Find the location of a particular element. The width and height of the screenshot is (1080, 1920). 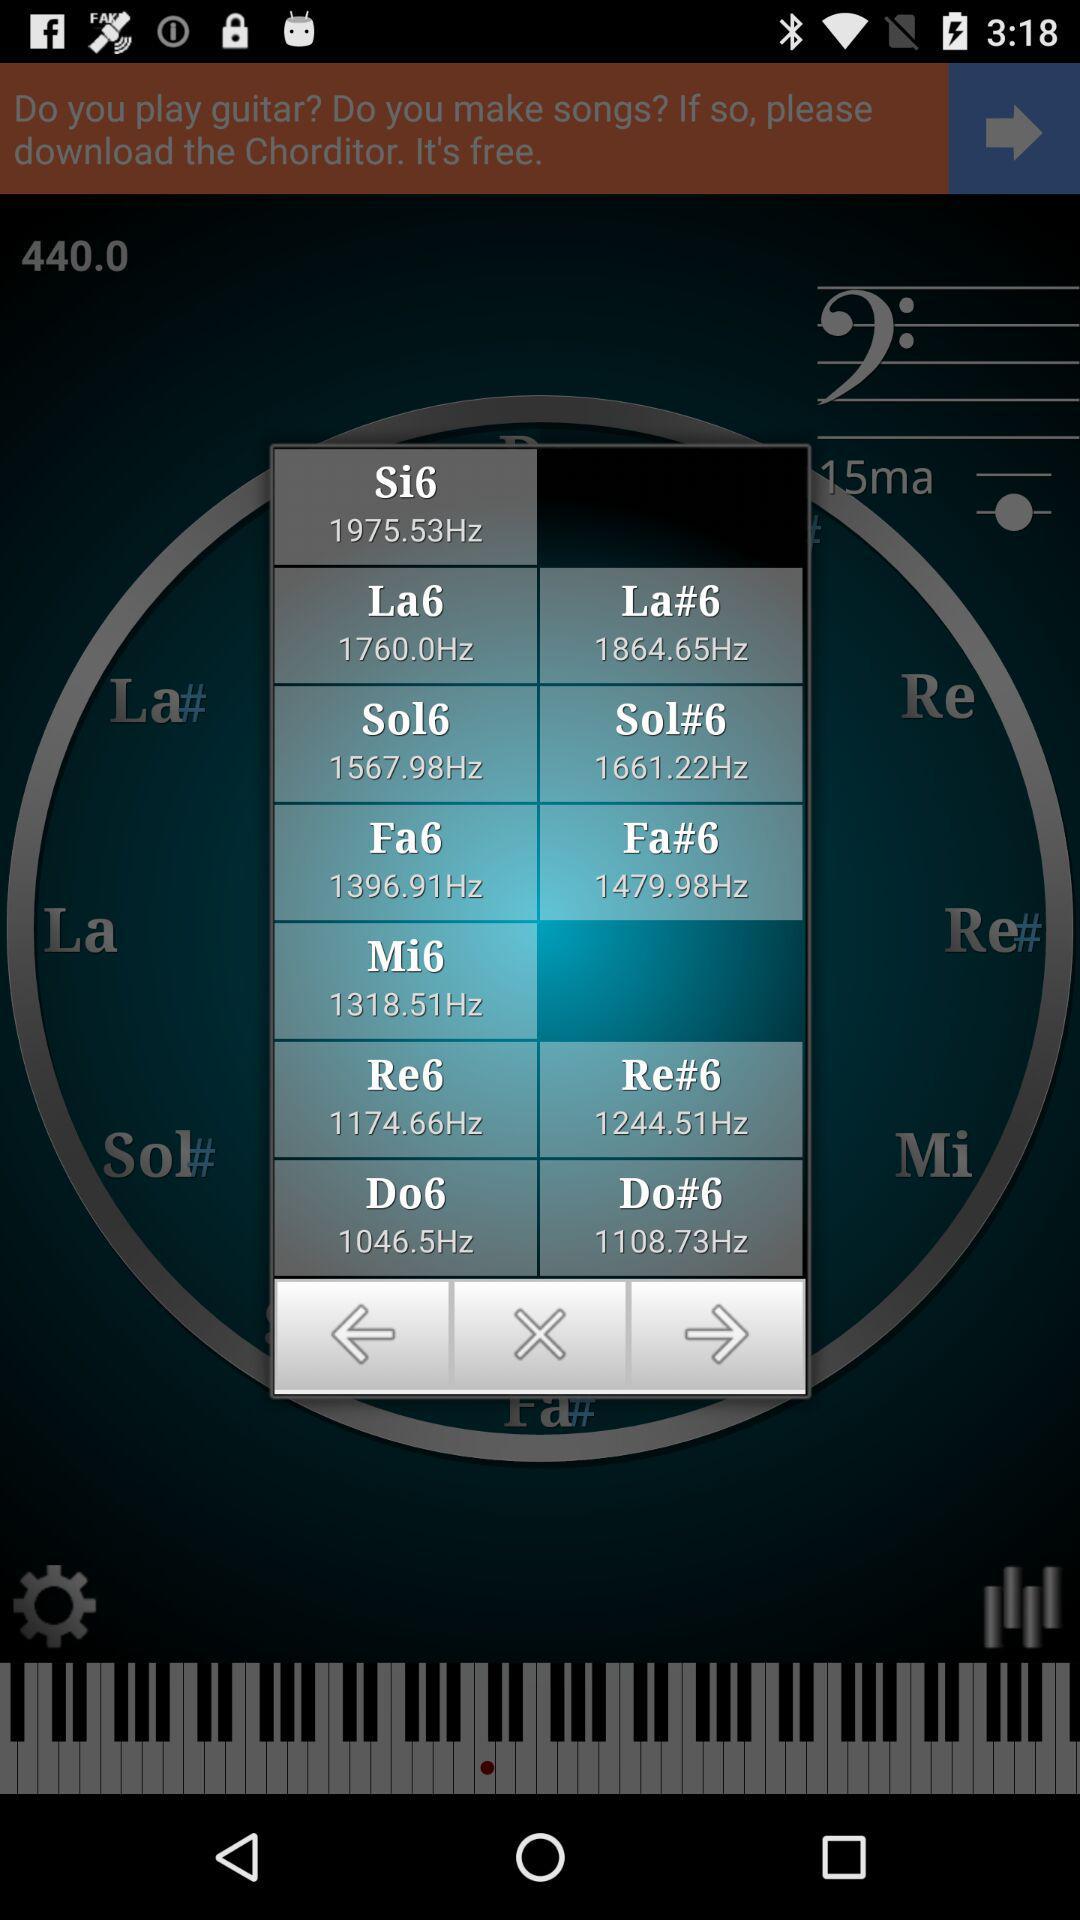

go back is located at coordinates (362, 1334).